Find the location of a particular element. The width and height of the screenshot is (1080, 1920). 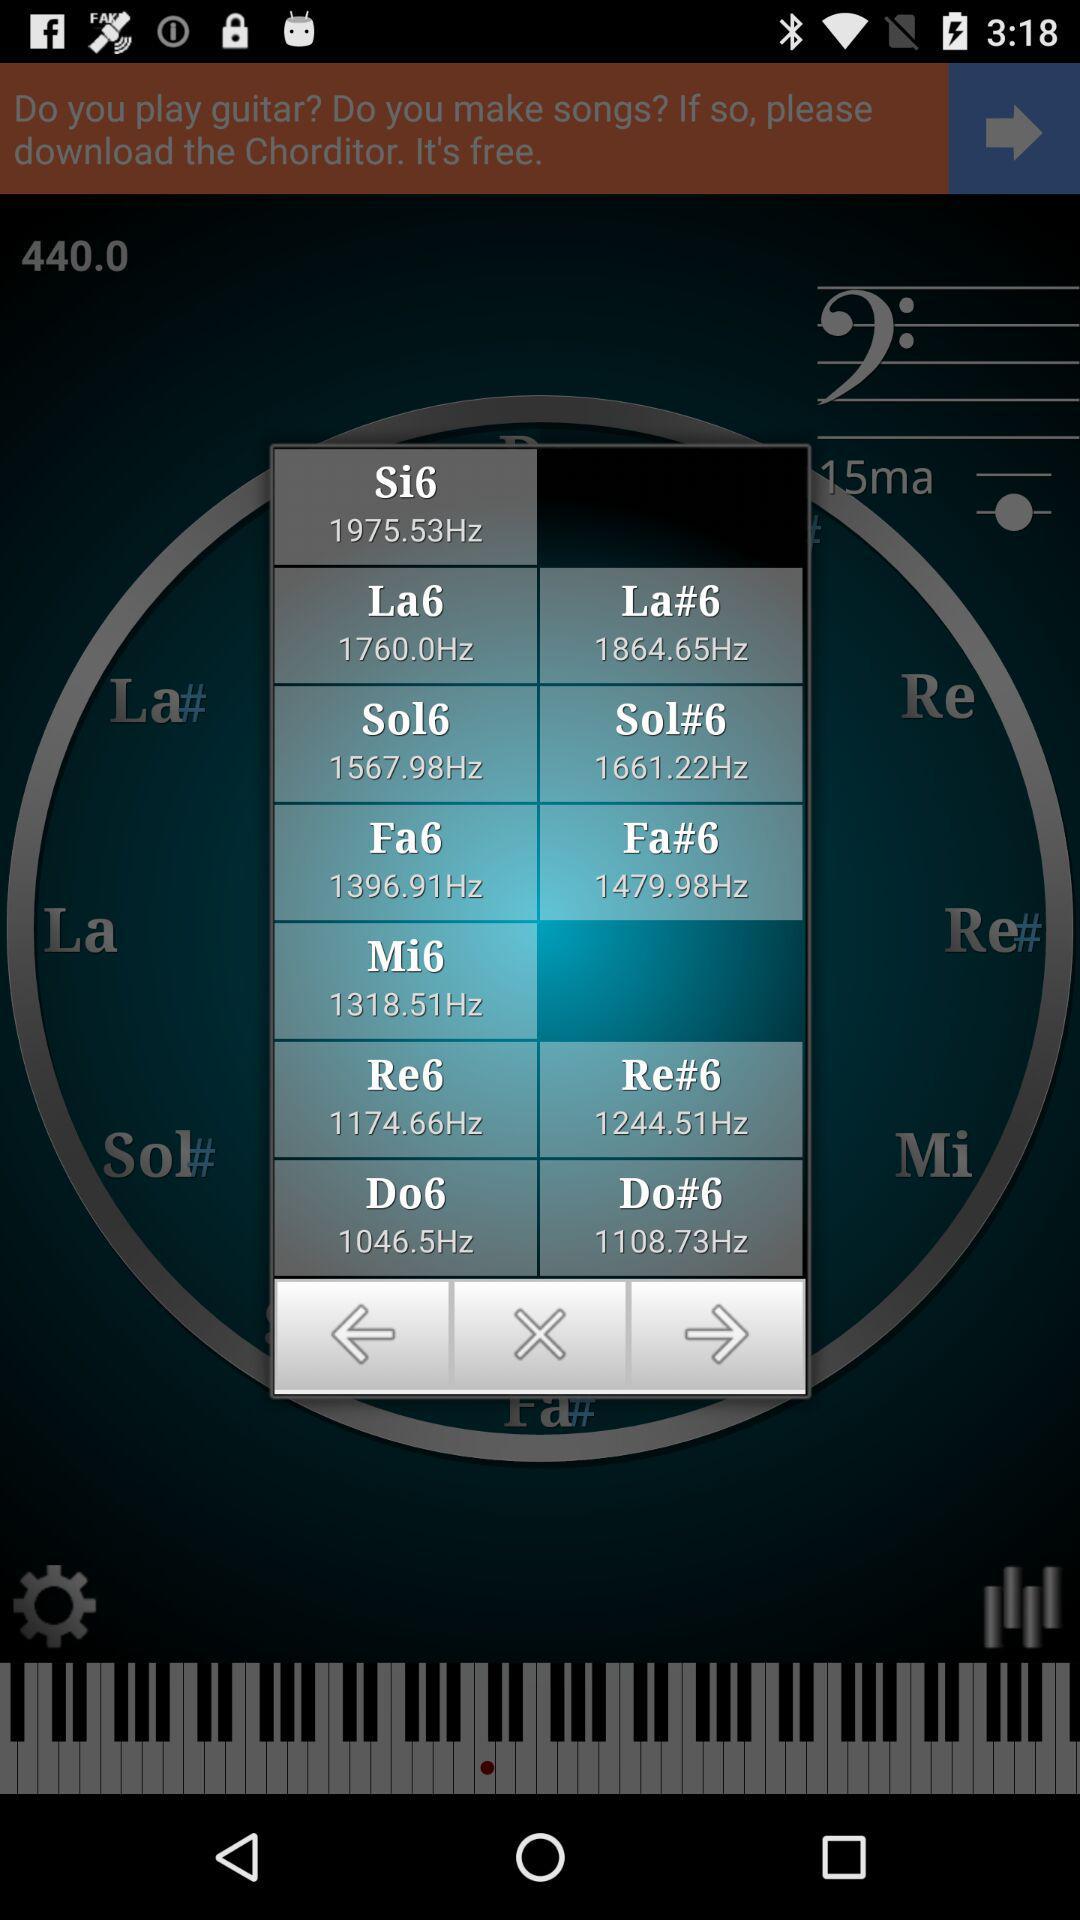

go back is located at coordinates (362, 1334).